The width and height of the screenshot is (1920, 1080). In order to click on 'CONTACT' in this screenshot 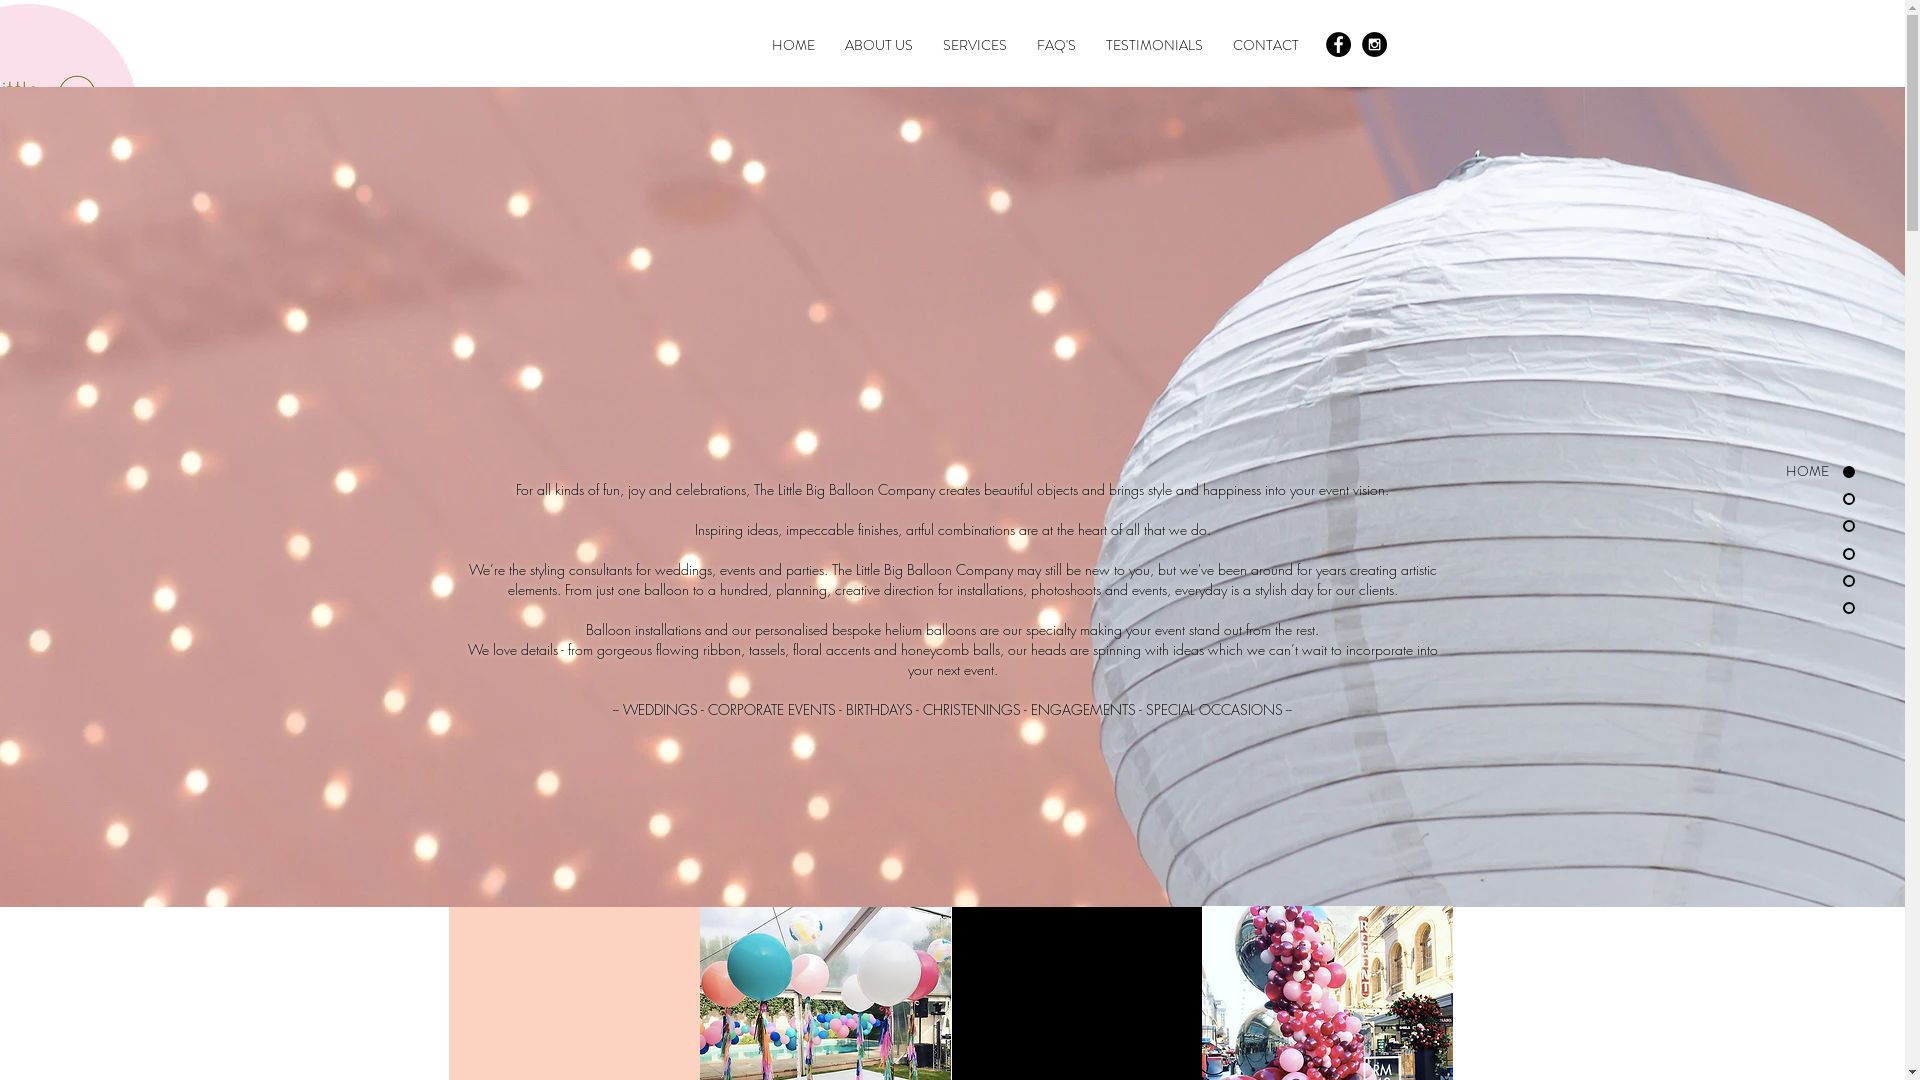, I will do `click(1265, 45)`.